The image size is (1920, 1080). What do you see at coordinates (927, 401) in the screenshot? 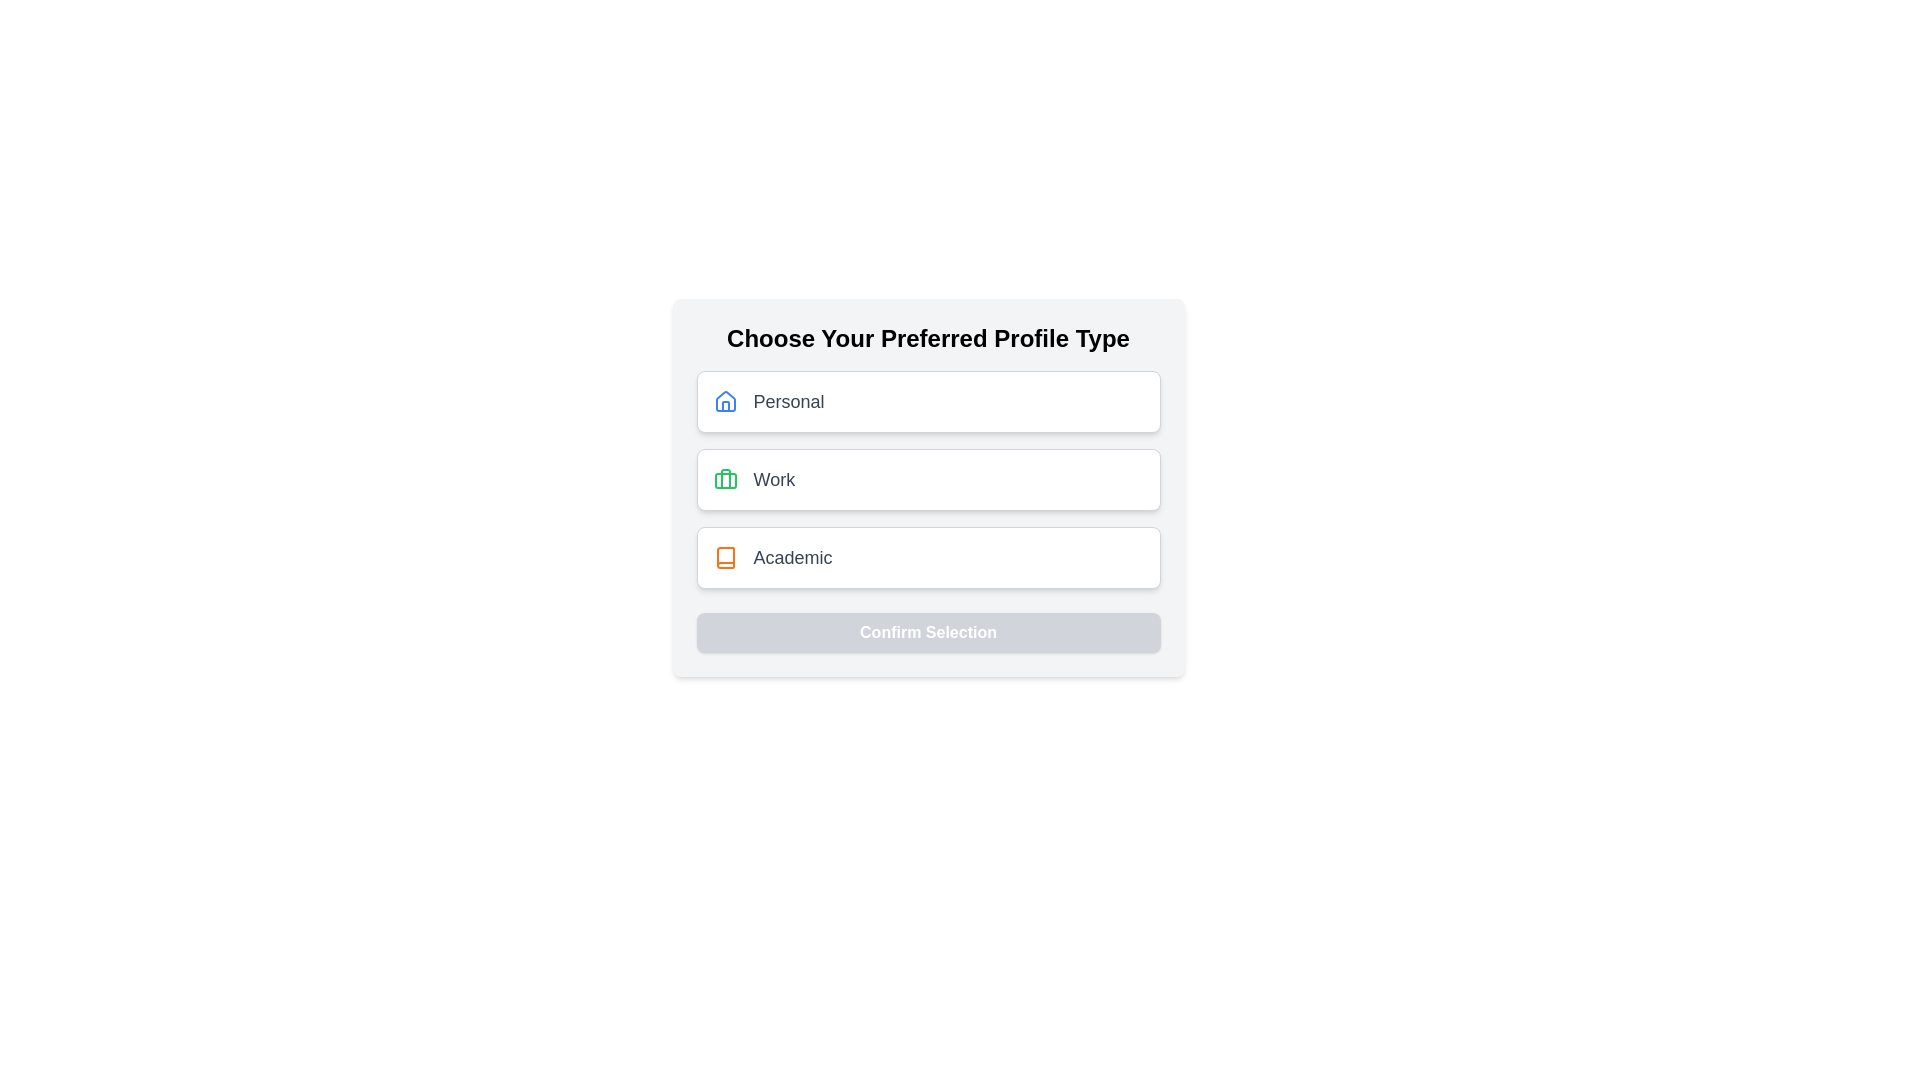
I see `the 'Personal' profile type button, which is the first option in the list of profile types` at bounding box center [927, 401].